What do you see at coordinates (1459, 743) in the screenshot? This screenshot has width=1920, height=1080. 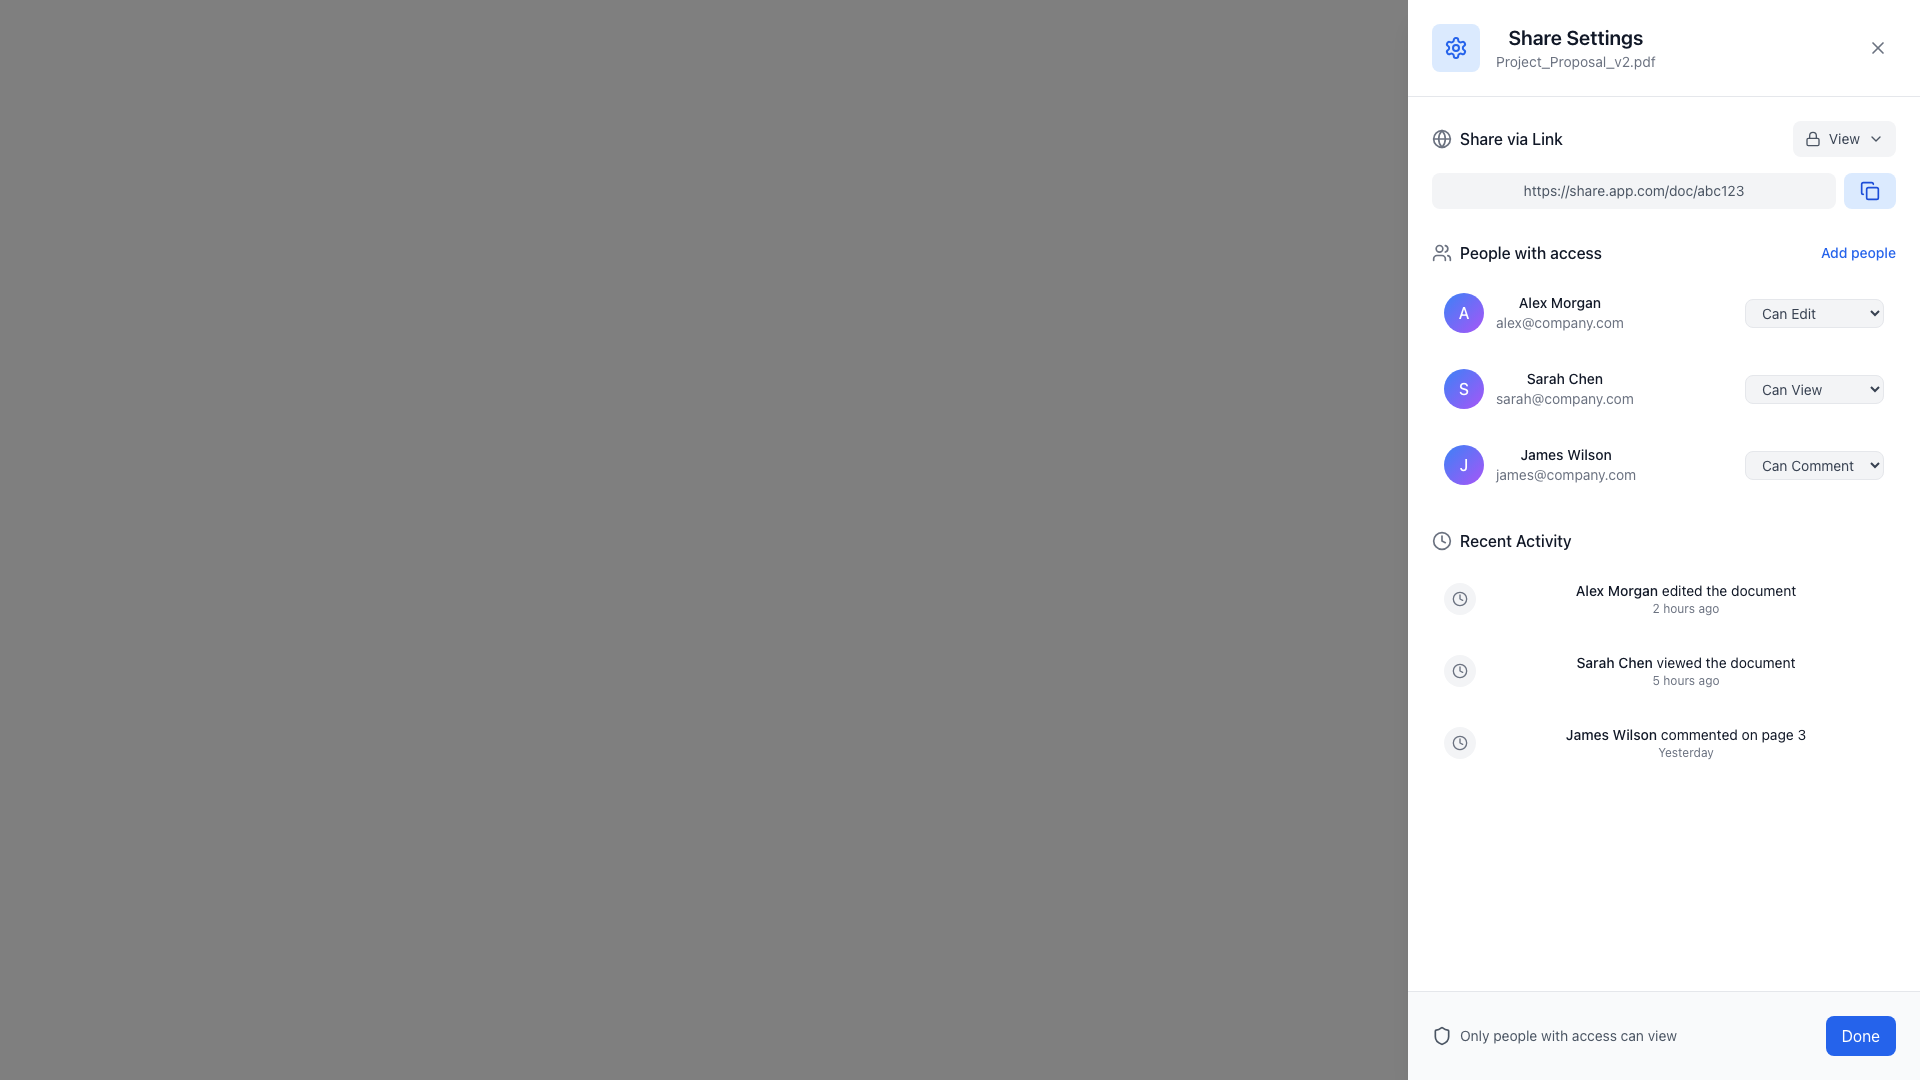 I see `the circular light gray icon with a clock symbol, located to the left of the entry for 'James Wilson commented on page 3'` at bounding box center [1459, 743].